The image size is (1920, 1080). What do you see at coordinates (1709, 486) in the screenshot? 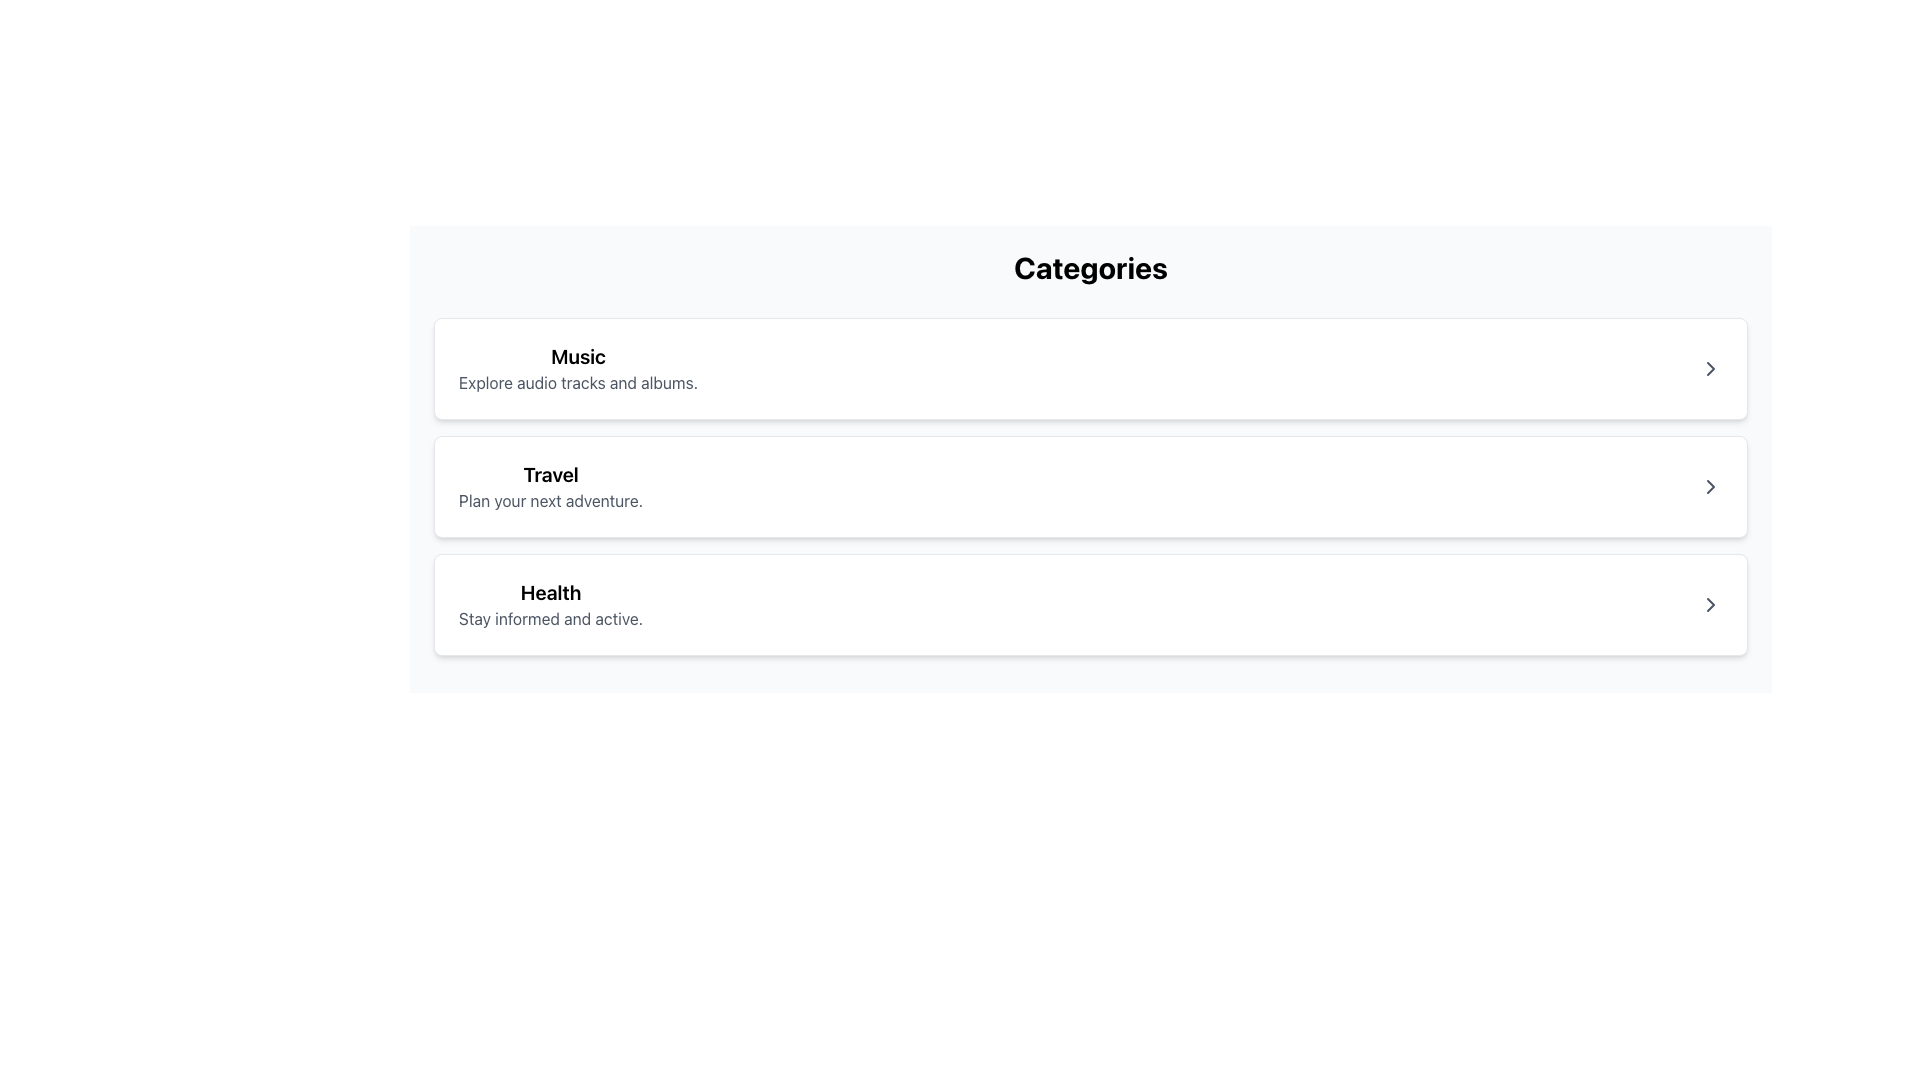
I see `the right-pointing chevron arrow icon located to the right of the 'Travel' category title within the second category card` at bounding box center [1709, 486].